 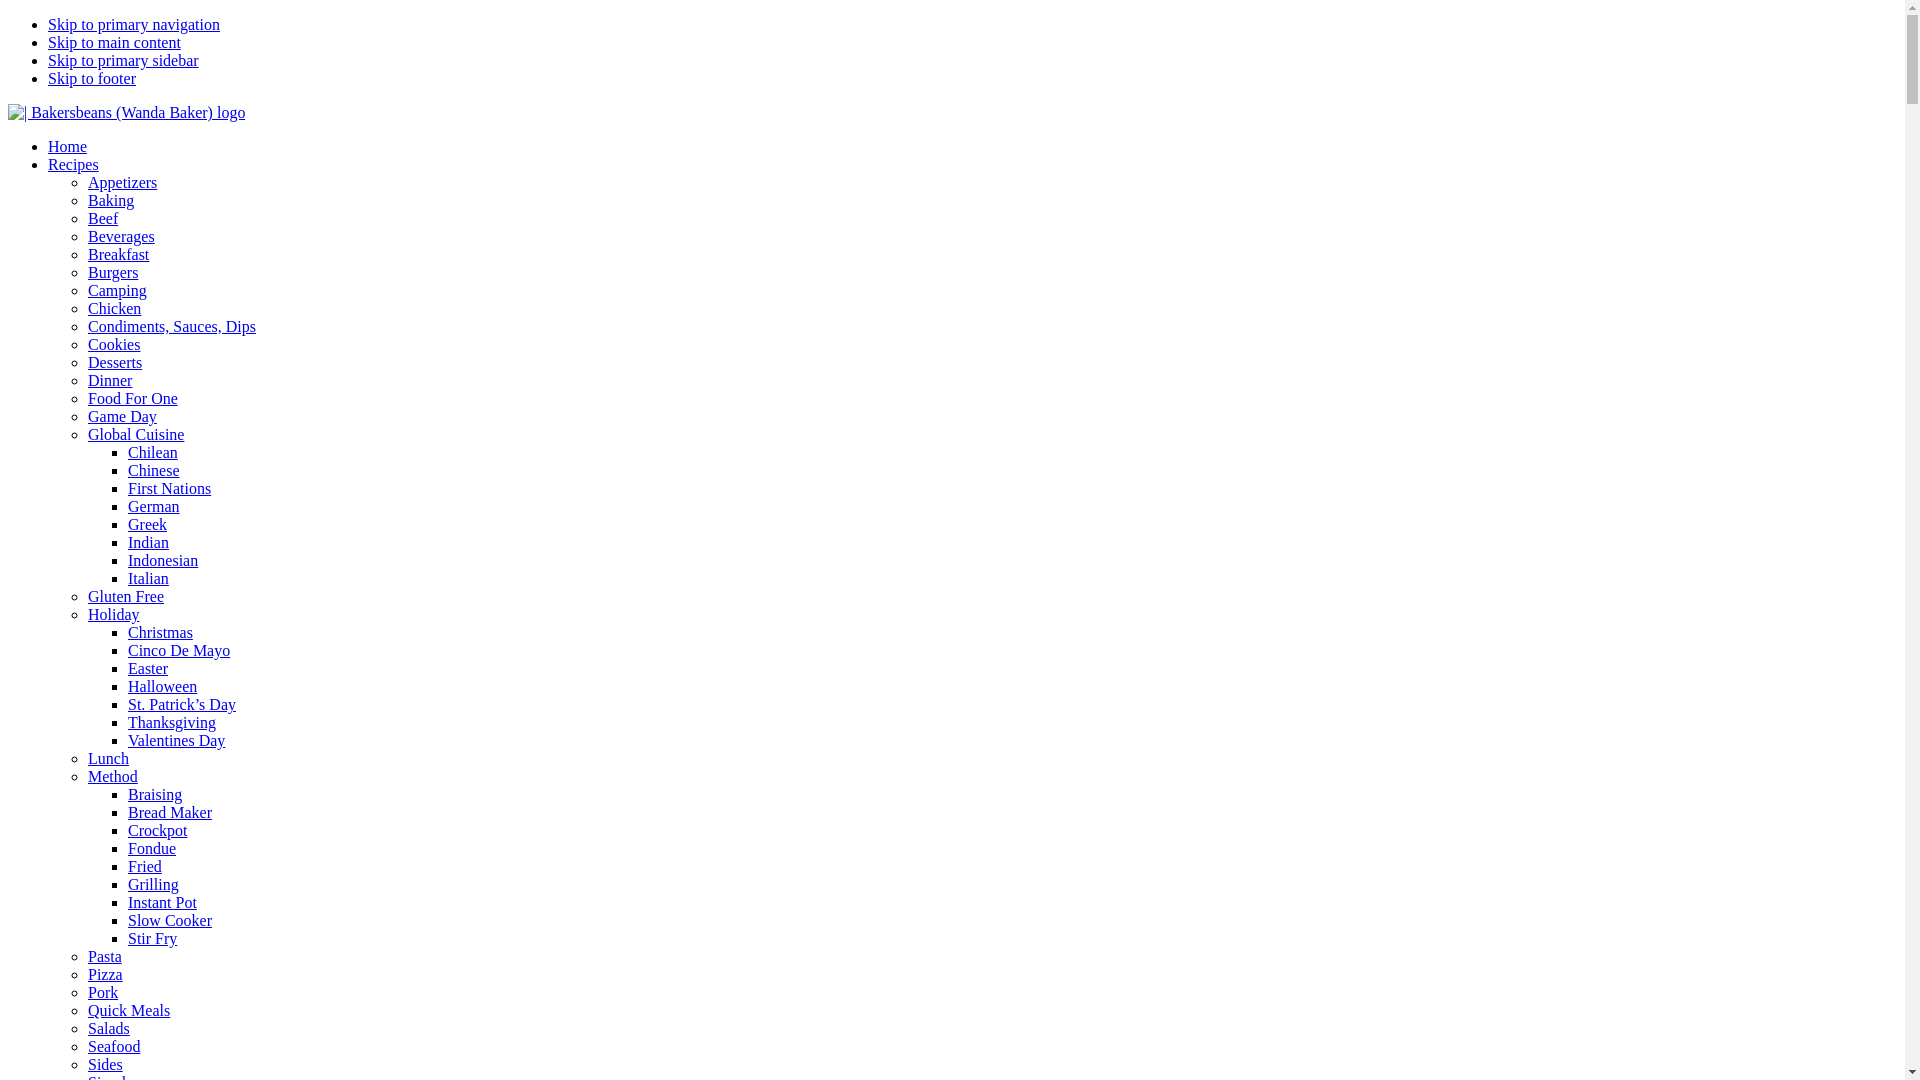 What do you see at coordinates (172, 722) in the screenshot?
I see `'Thanksgiving'` at bounding box center [172, 722].